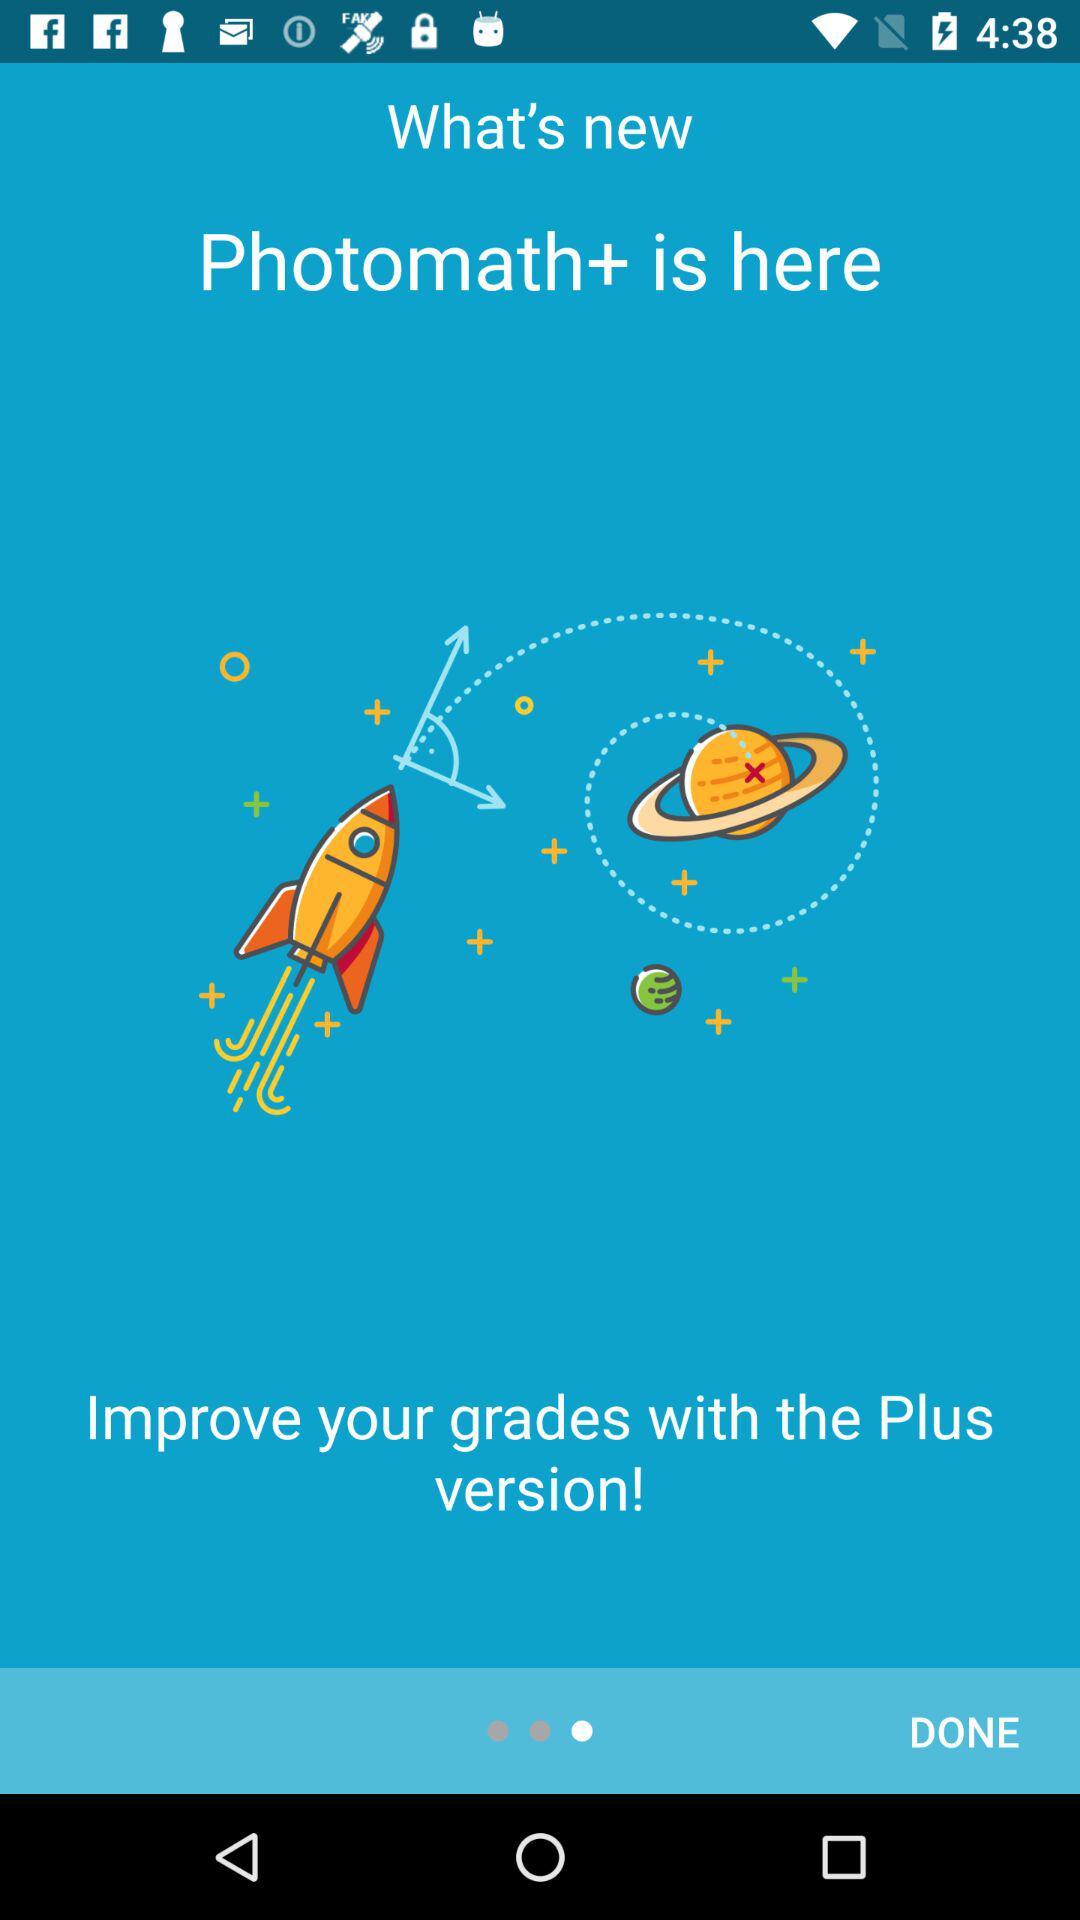  Describe the element at coordinates (963, 1730) in the screenshot. I see `the done` at that location.